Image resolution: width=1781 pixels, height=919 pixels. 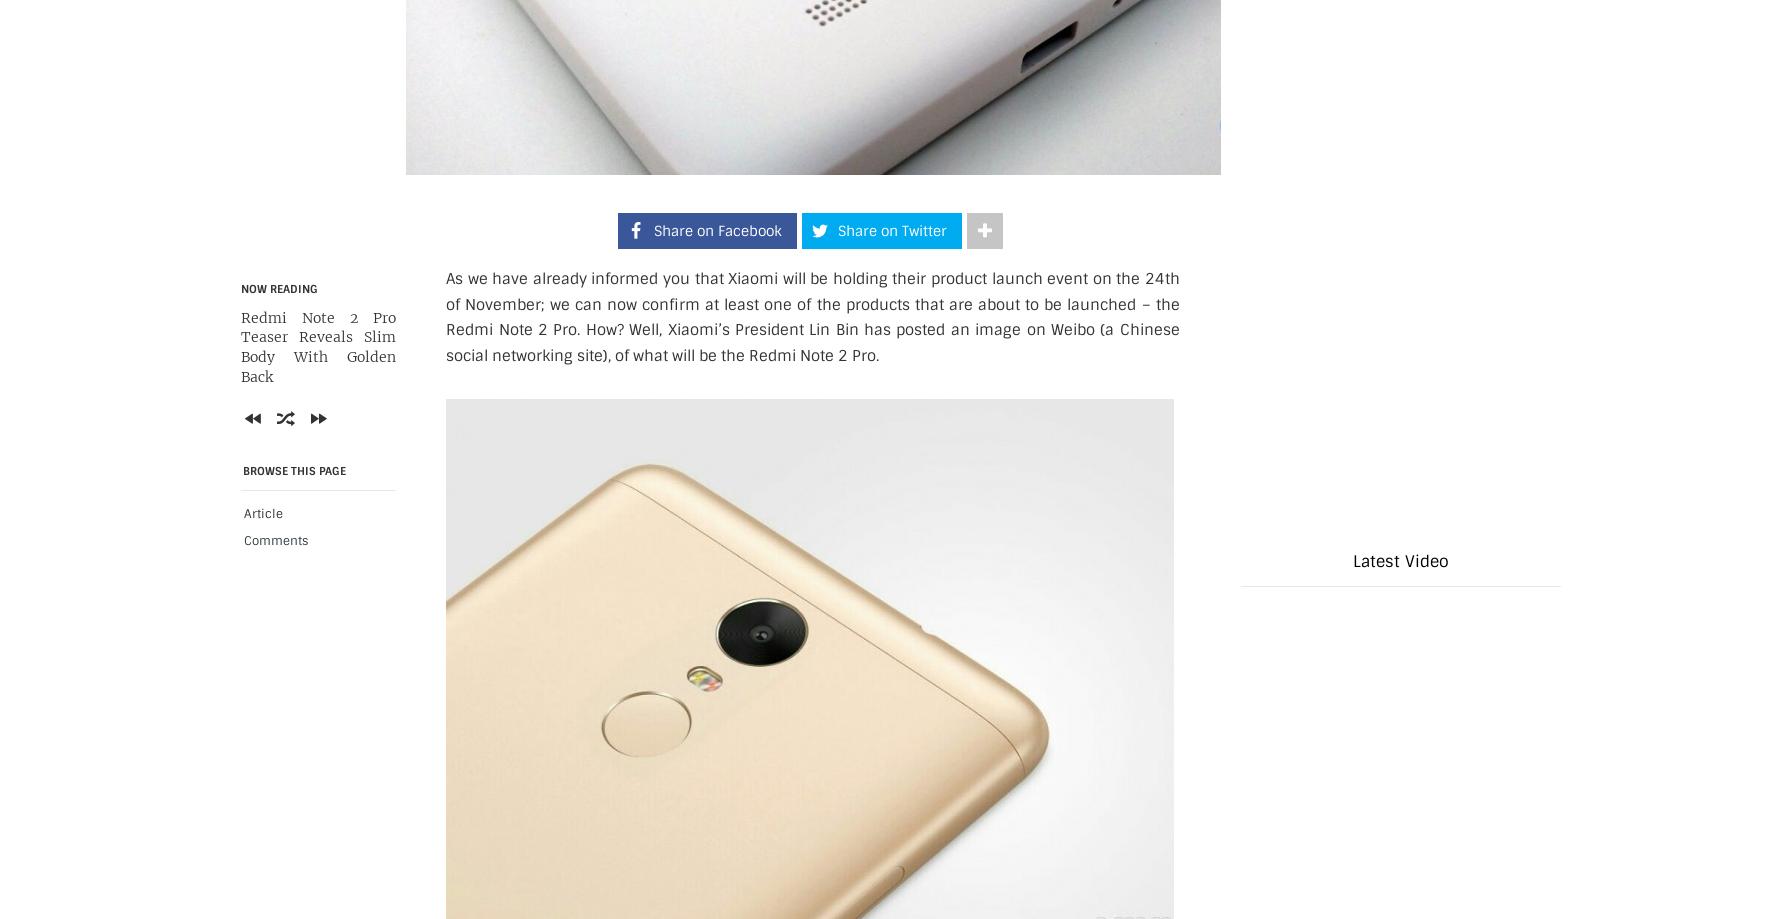 I want to click on 'As we have already informed you that Xiaomi will be holding their', so click(x=688, y=278).